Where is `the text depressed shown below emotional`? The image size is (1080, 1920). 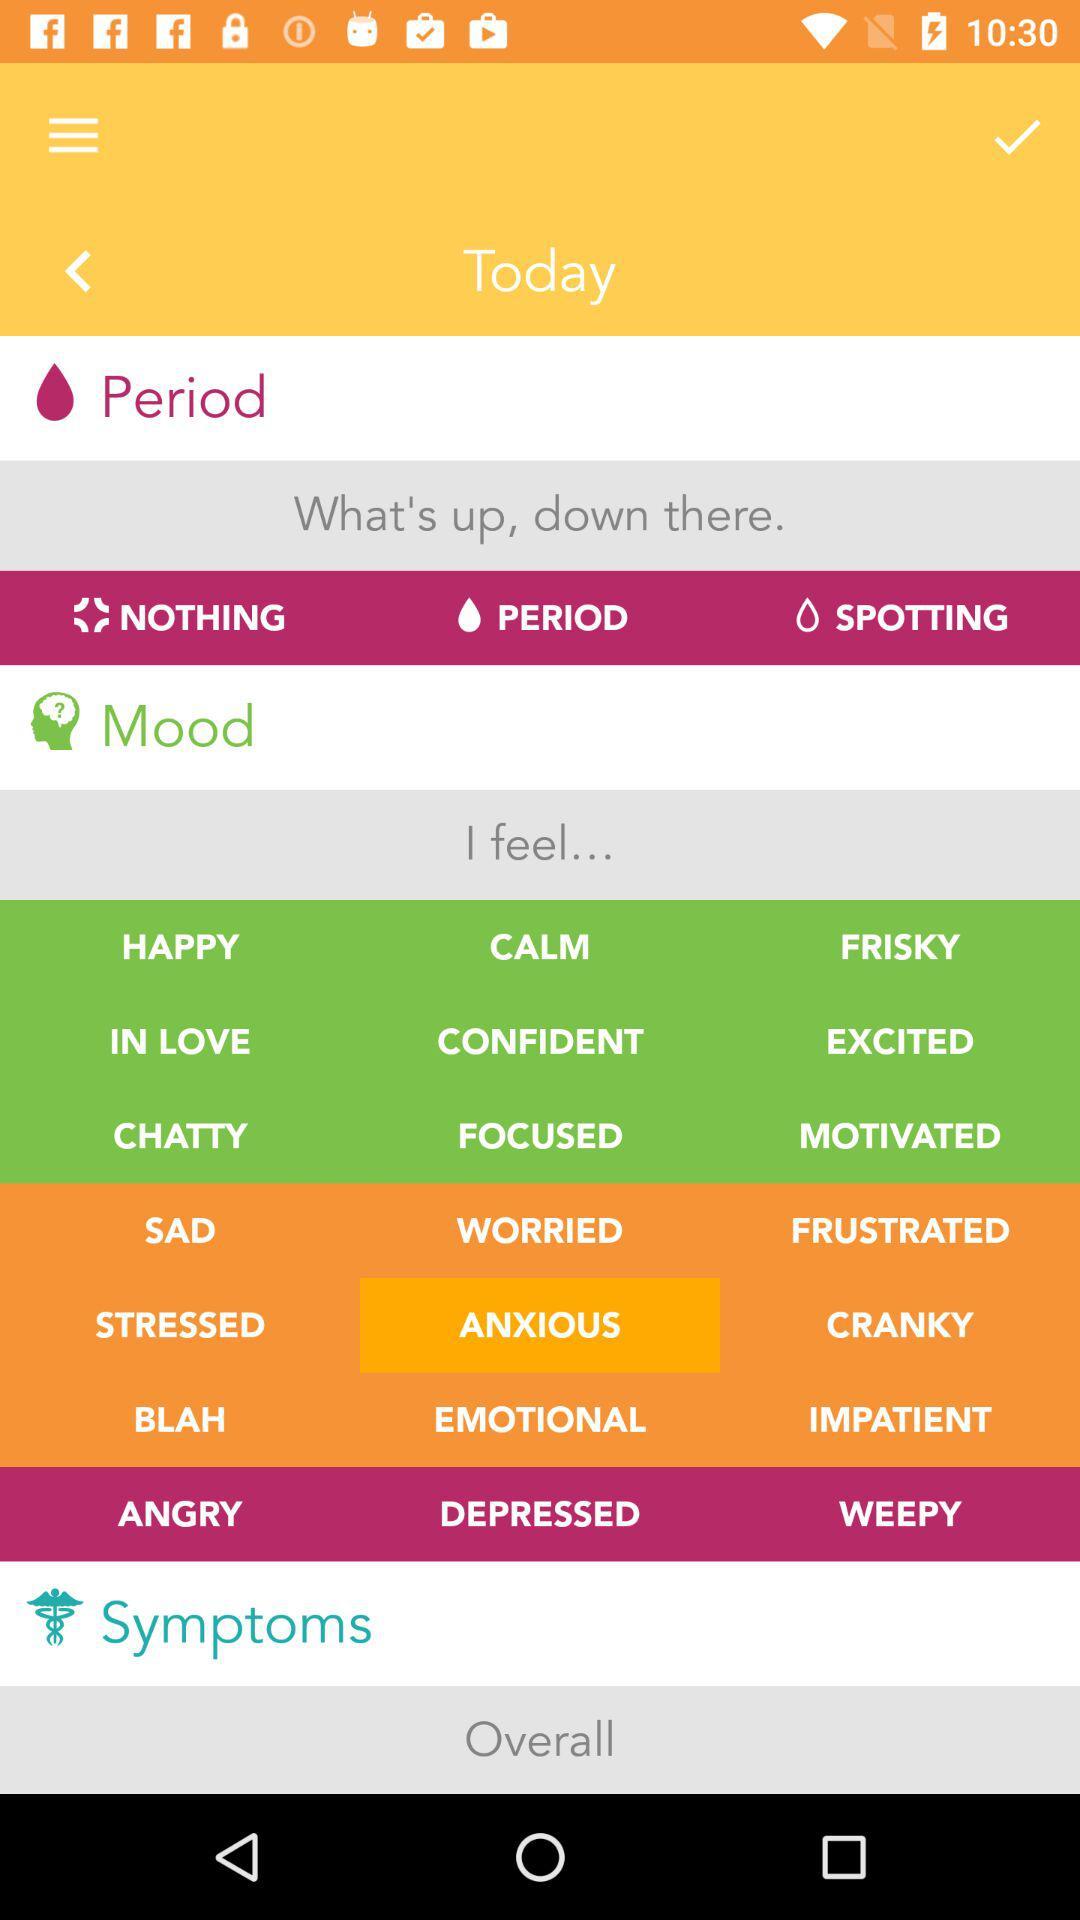
the text depressed shown below emotional is located at coordinates (540, 1514).